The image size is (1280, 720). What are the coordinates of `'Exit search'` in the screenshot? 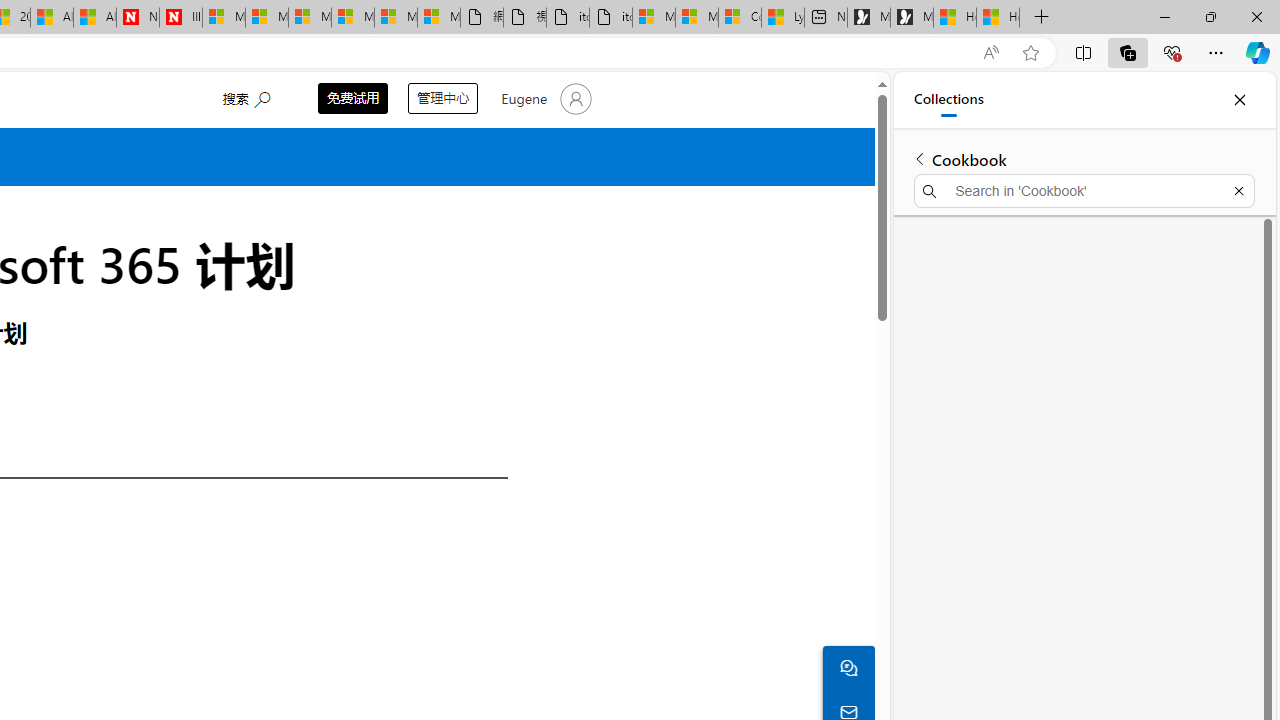 It's located at (1238, 191).